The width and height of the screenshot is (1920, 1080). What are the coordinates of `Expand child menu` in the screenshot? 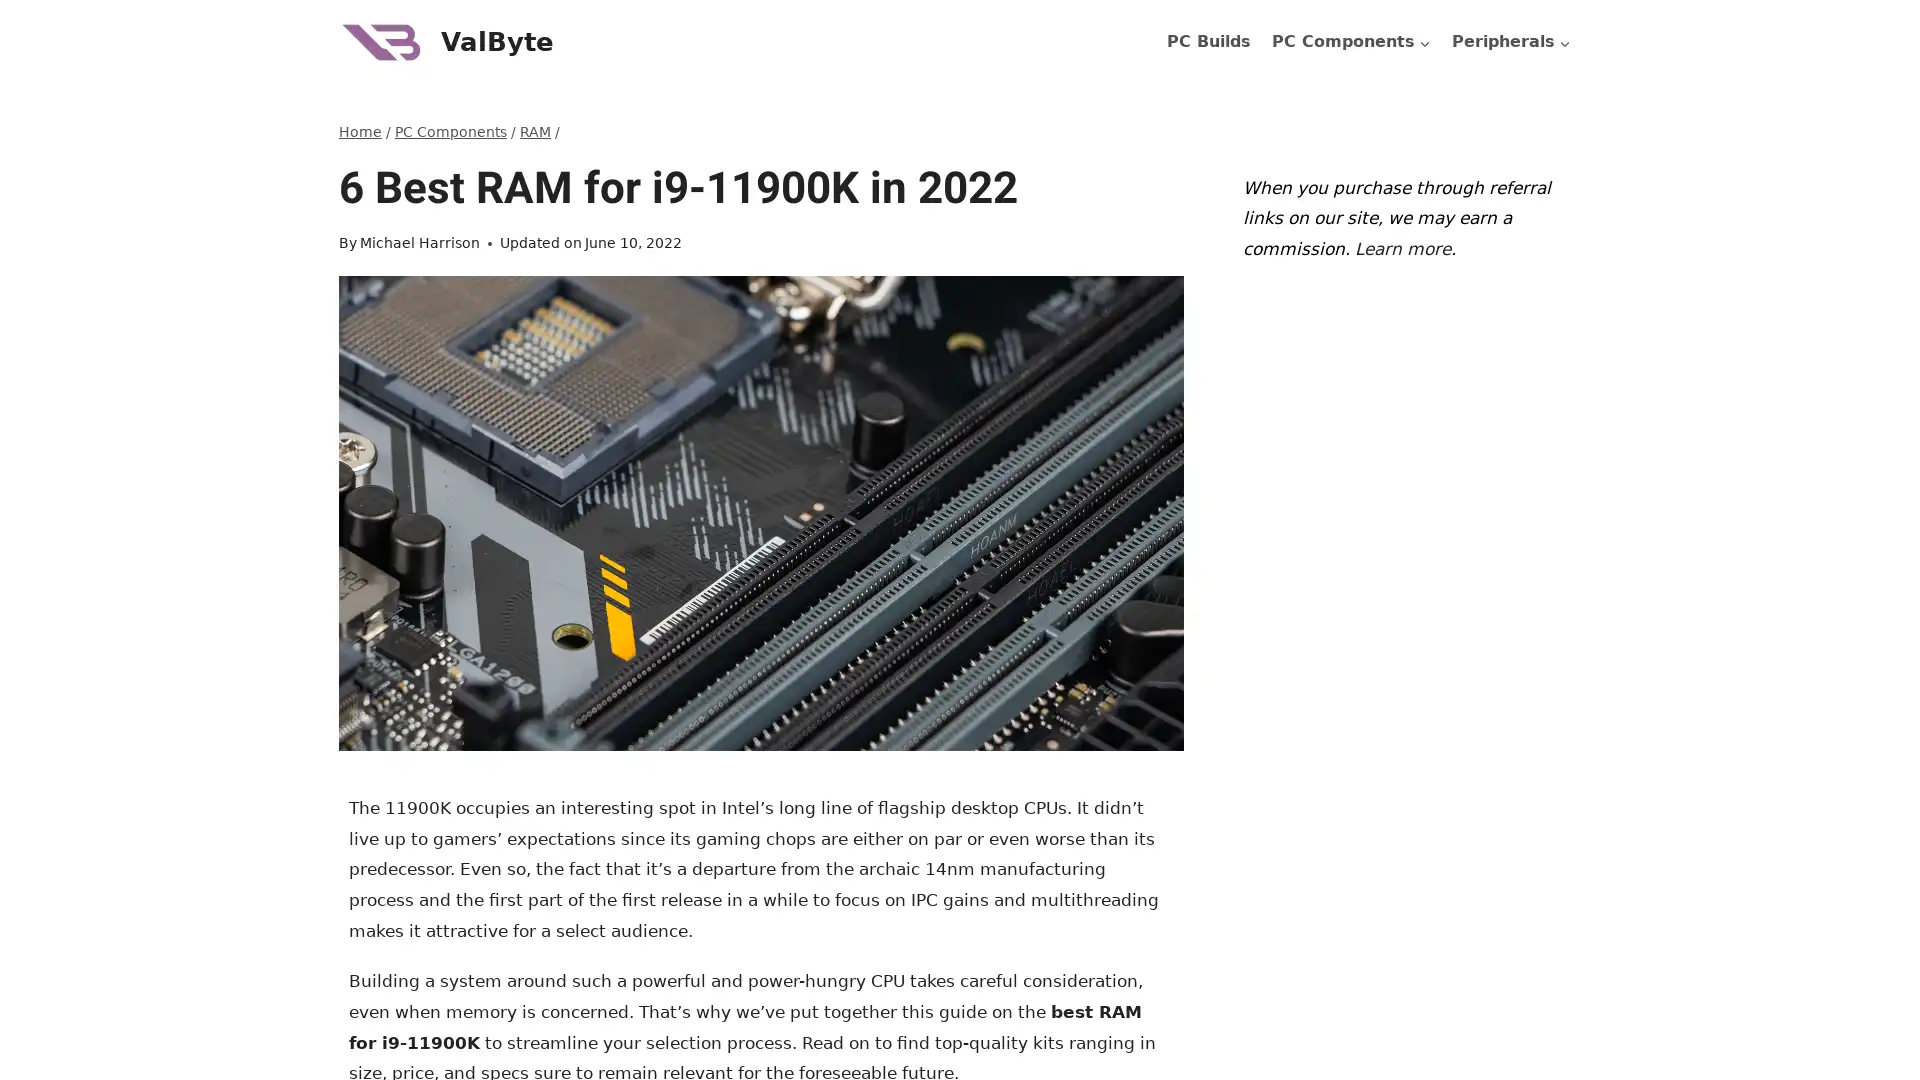 It's located at (1511, 42).